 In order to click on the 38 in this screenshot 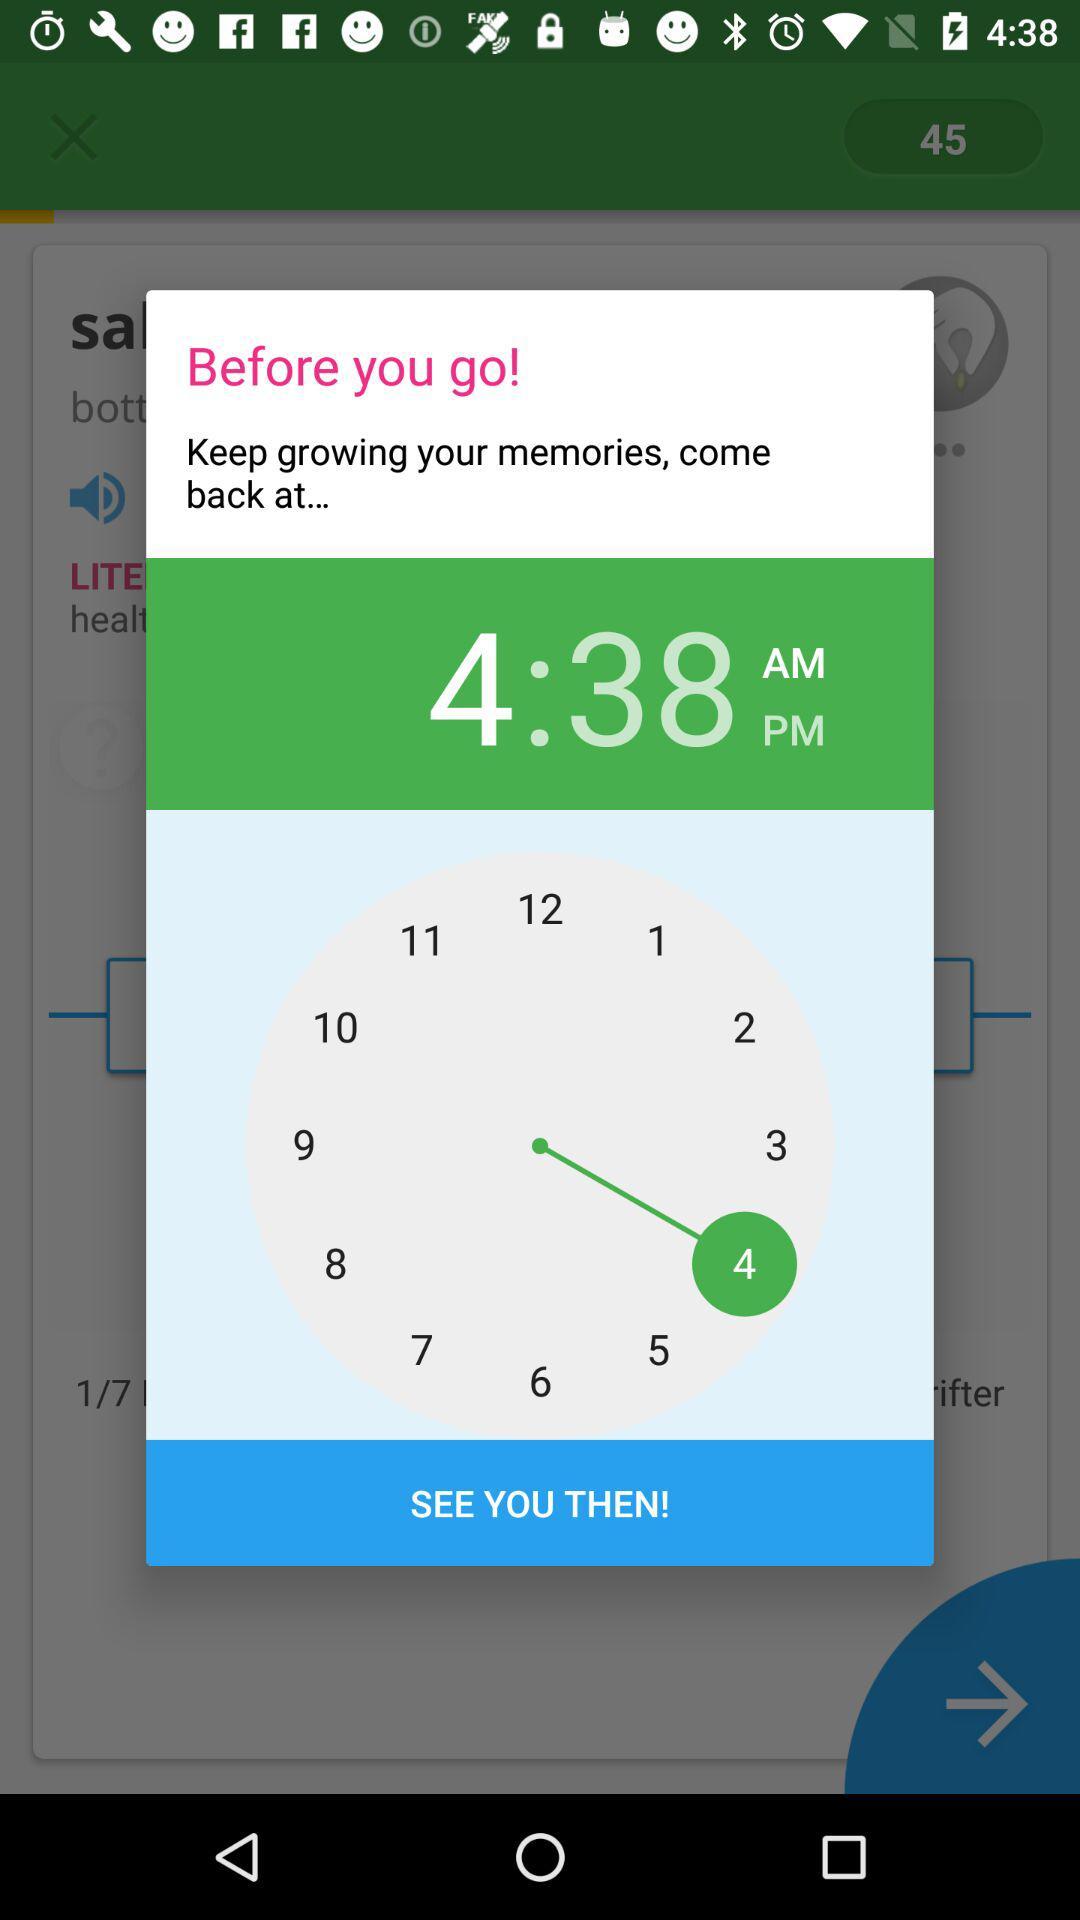, I will do `click(652, 683)`.